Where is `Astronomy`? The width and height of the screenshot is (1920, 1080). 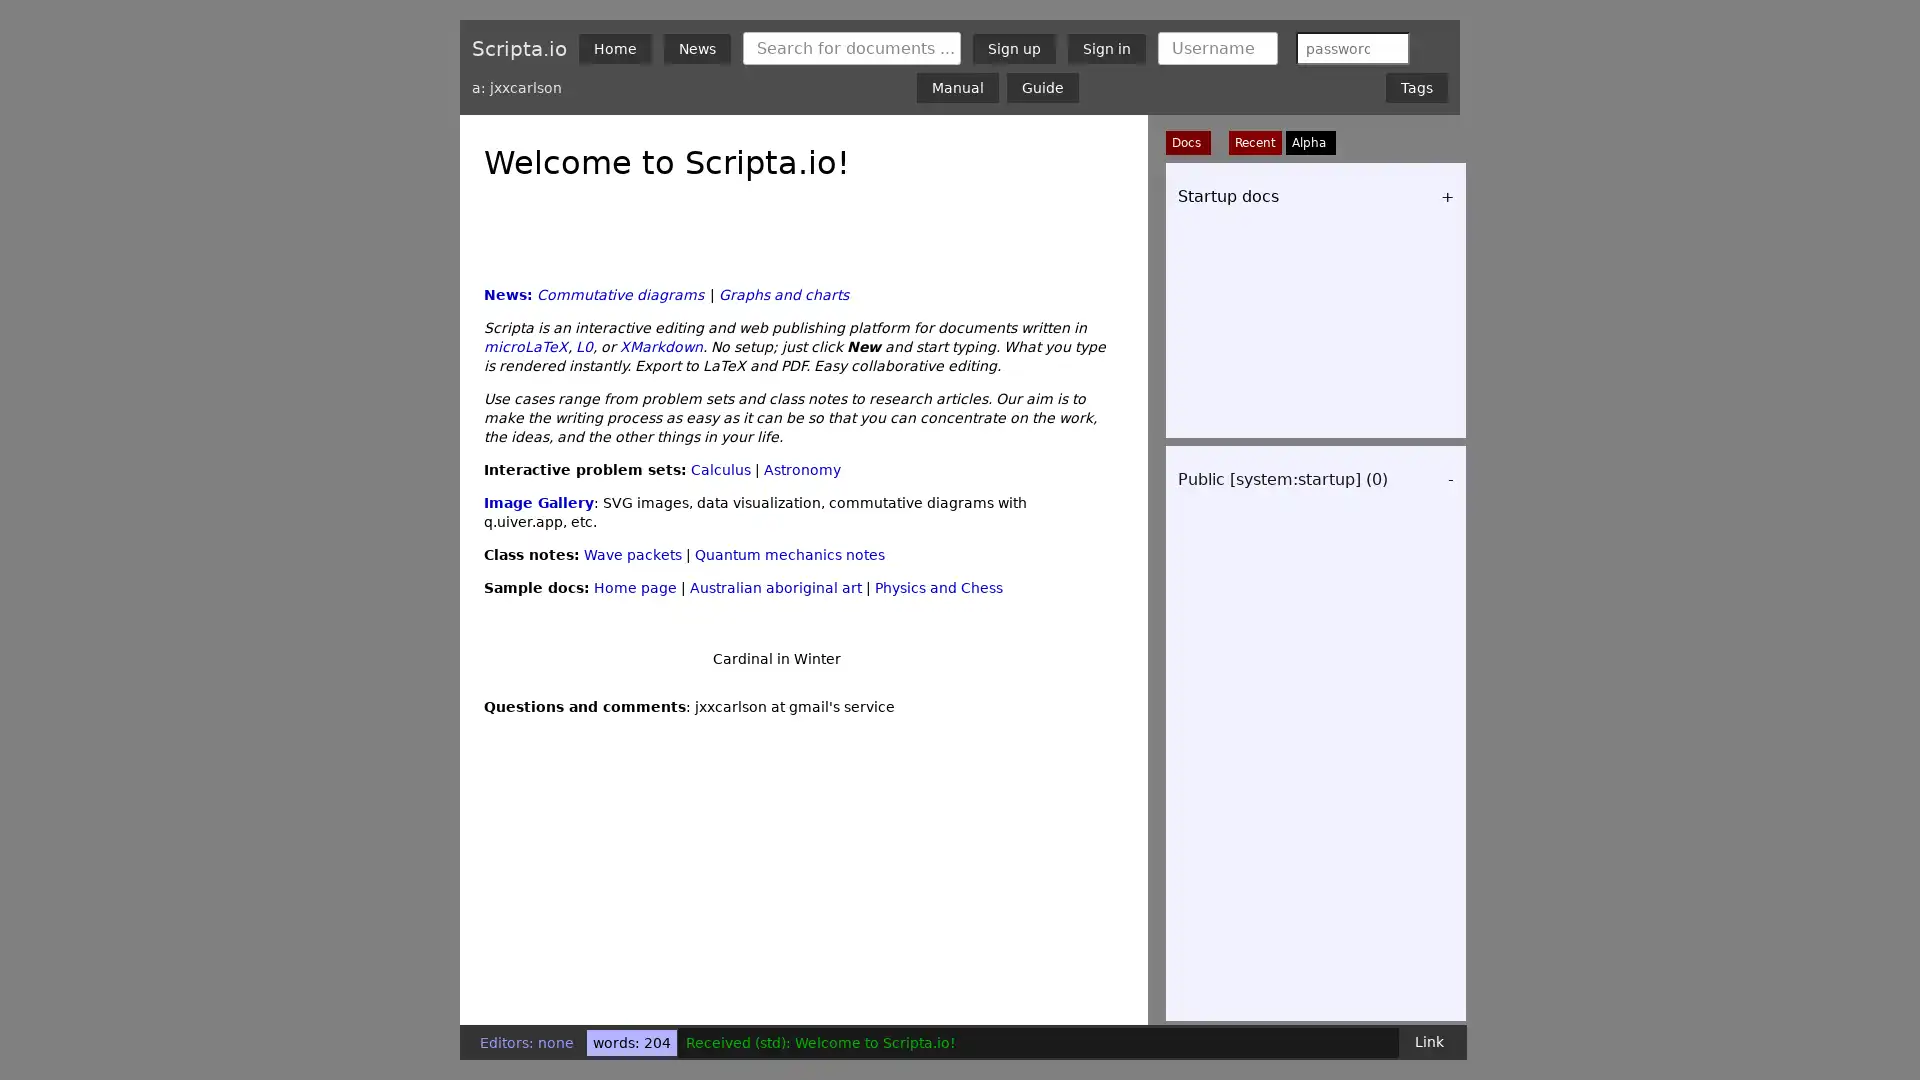 Astronomy is located at coordinates (802, 623).